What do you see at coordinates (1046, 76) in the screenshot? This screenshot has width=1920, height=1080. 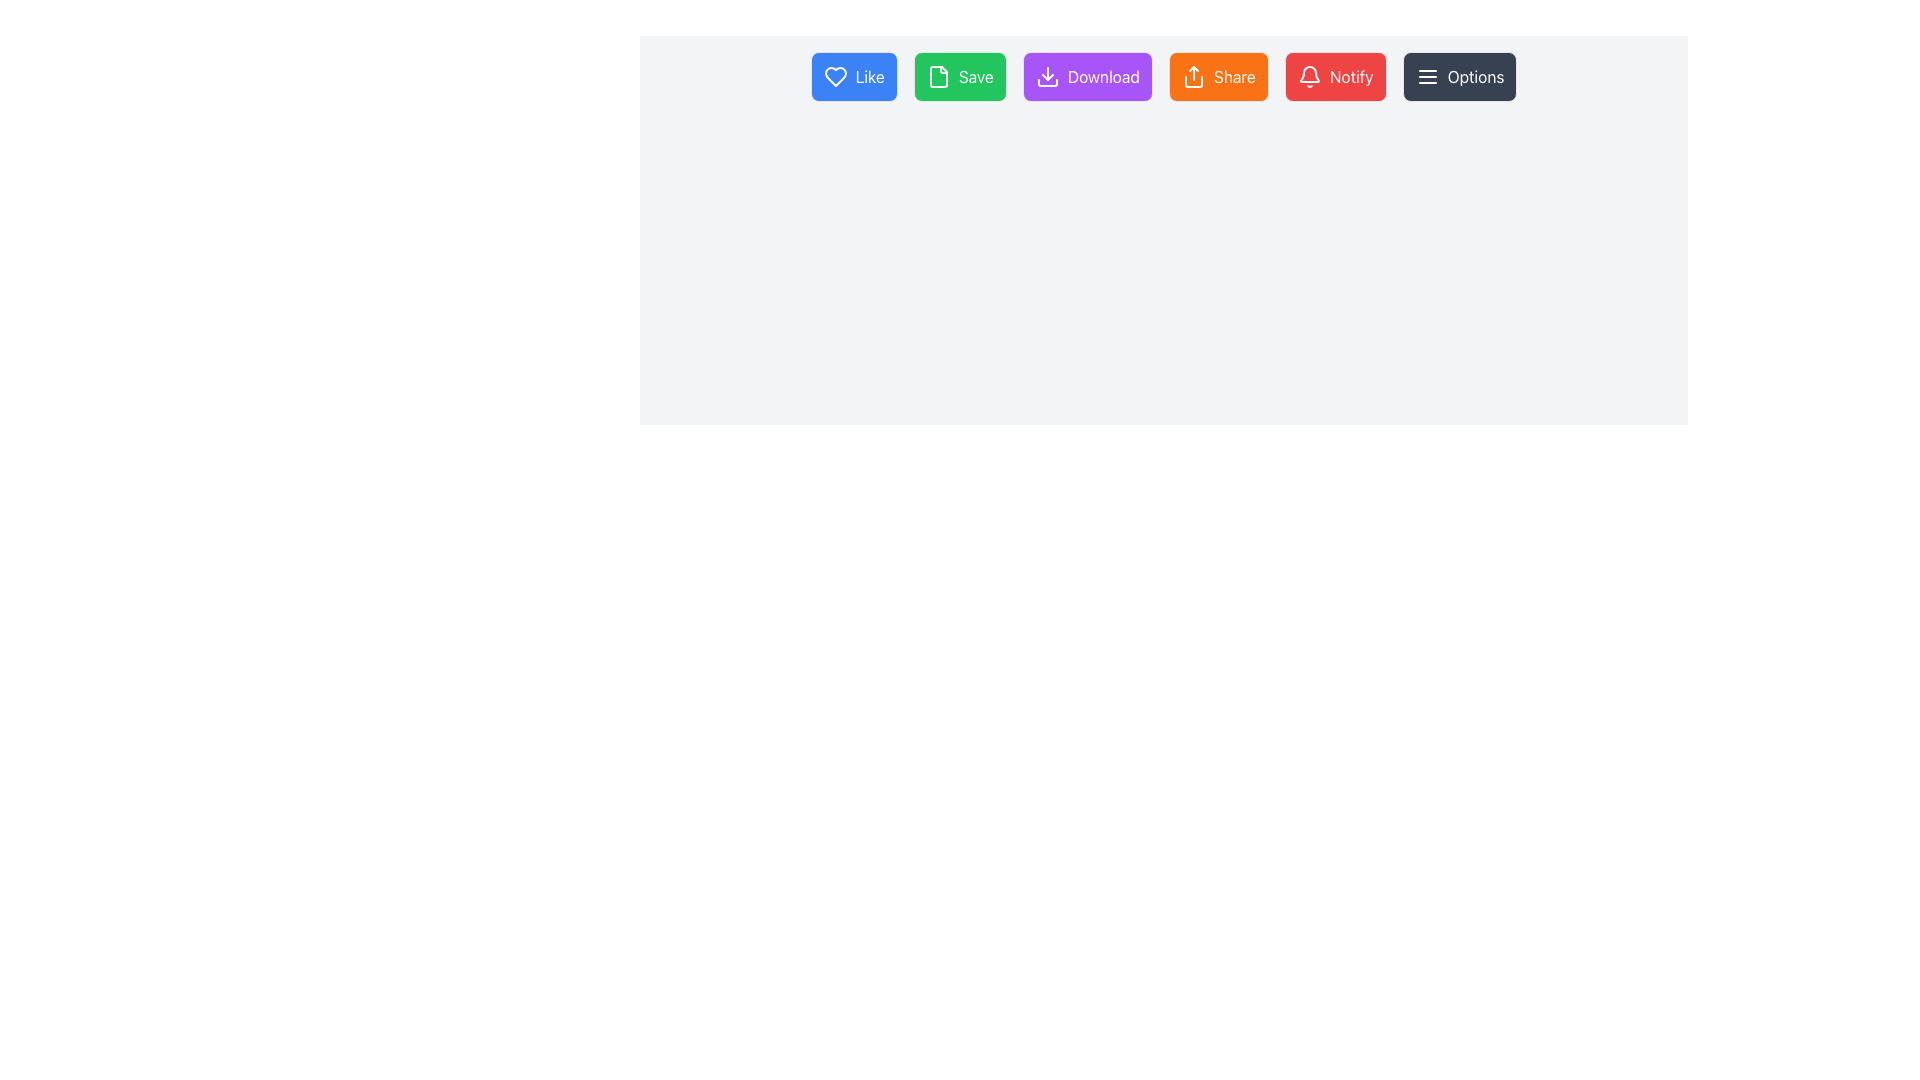 I see `the download icon, which is represented by a downward arrow with a horizontal line below it, part of the 'Download' button styled with a purple background and white text` at bounding box center [1046, 76].